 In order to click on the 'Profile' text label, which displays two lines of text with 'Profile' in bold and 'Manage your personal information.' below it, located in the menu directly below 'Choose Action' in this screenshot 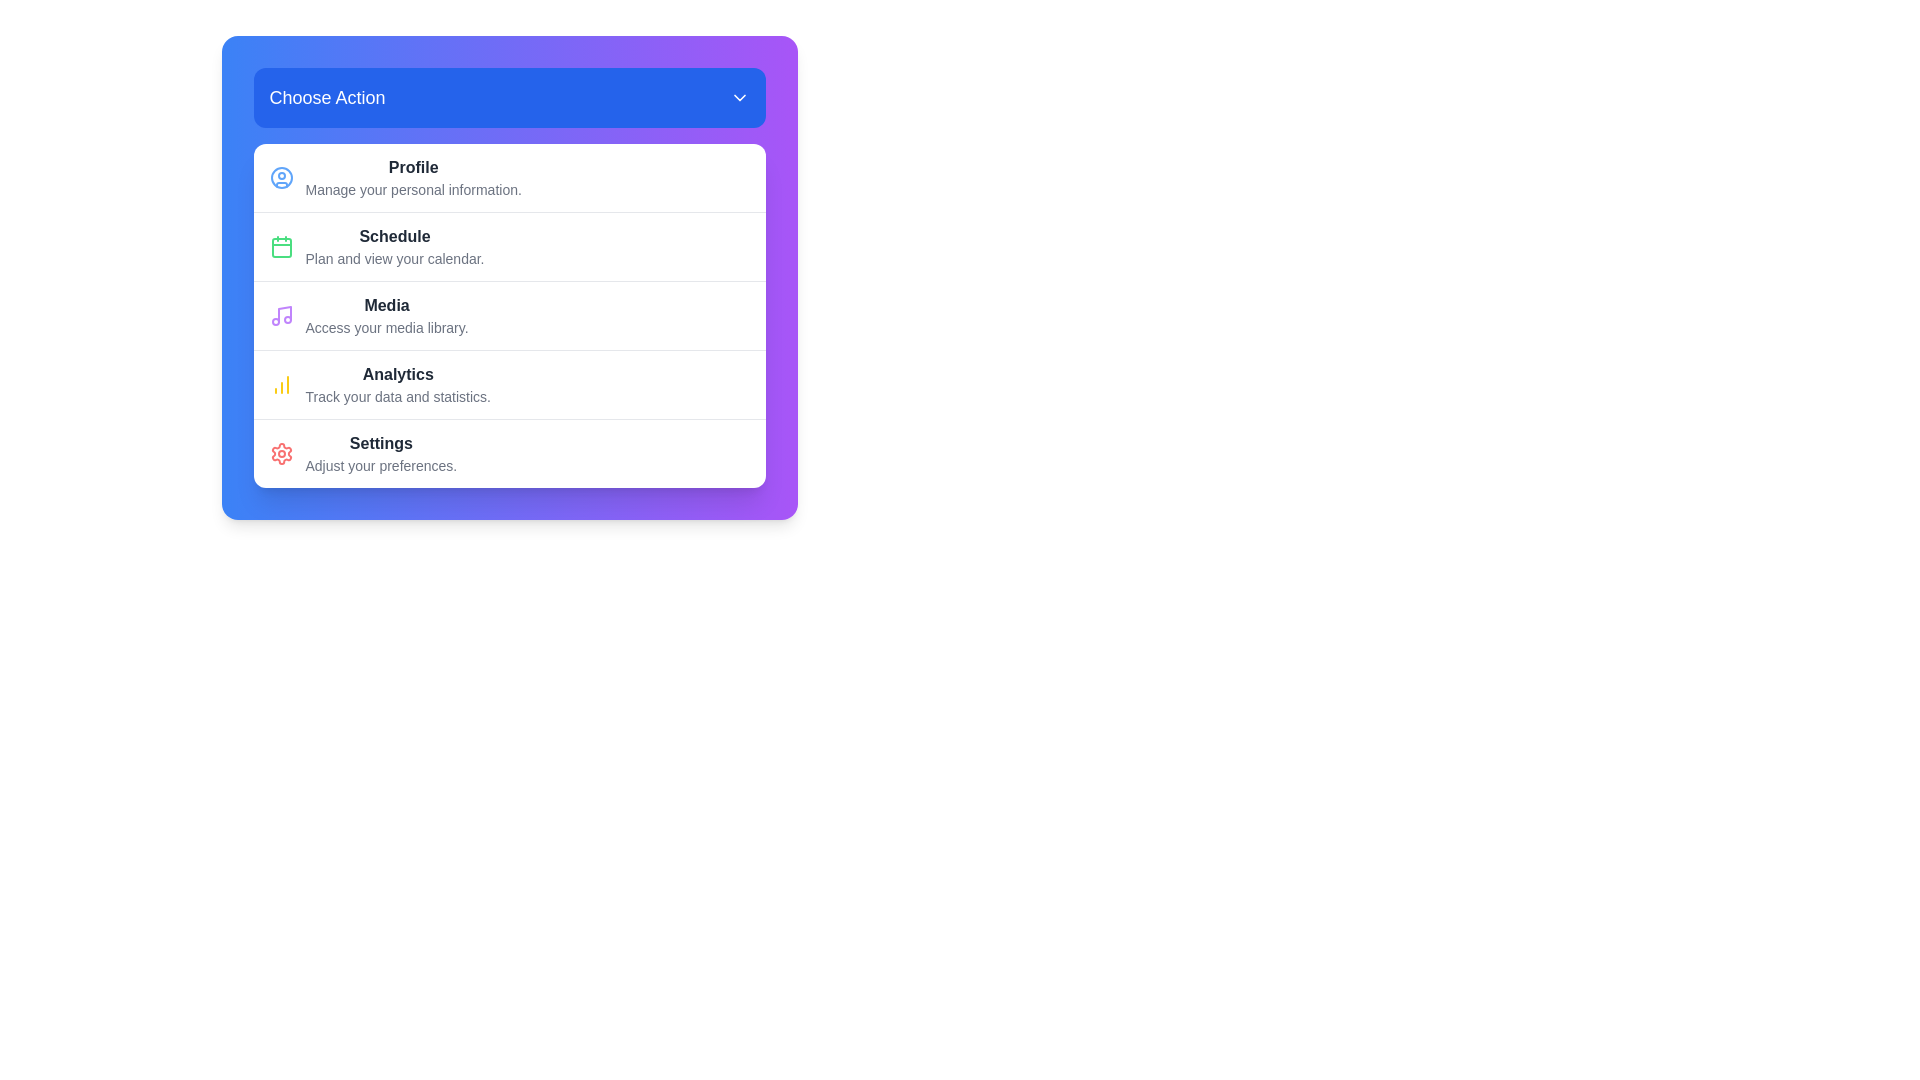, I will do `click(412, 176)`.